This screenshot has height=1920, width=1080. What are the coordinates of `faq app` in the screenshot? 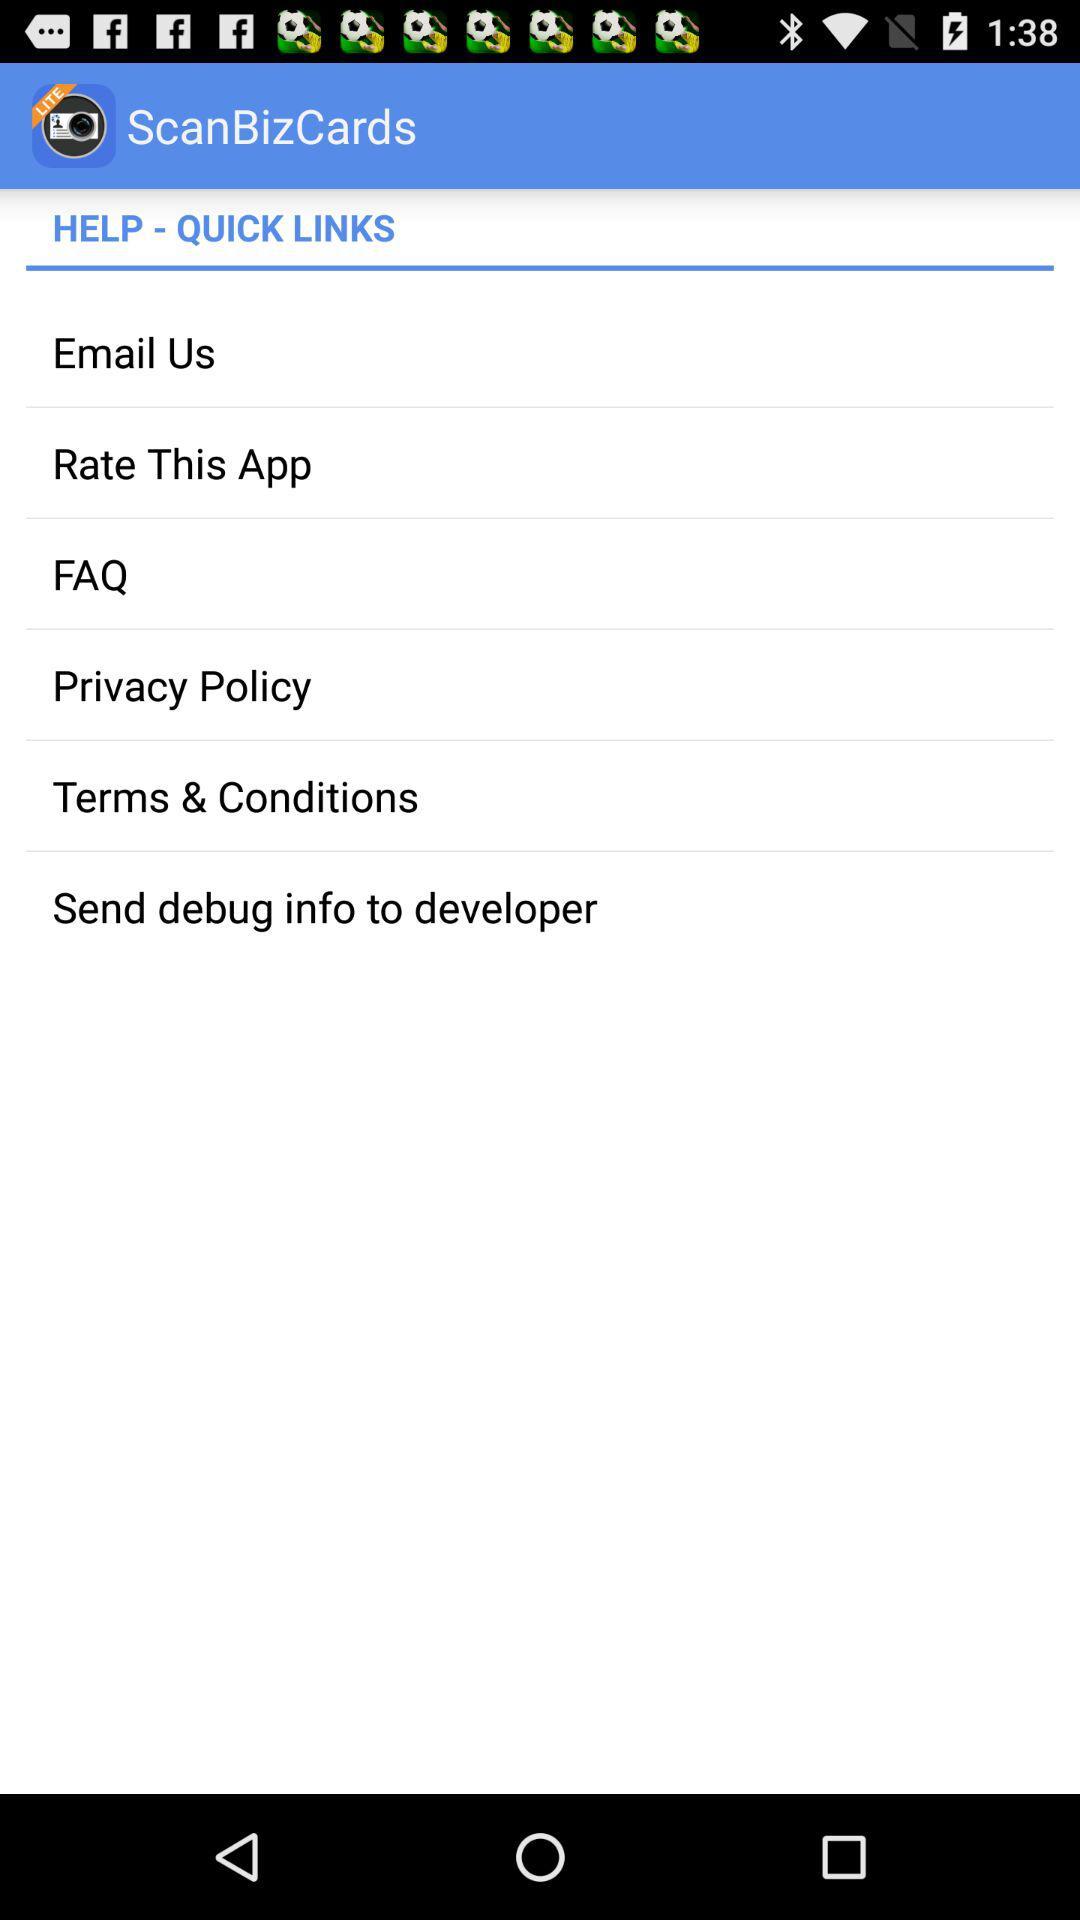 It's located at (540, 572).